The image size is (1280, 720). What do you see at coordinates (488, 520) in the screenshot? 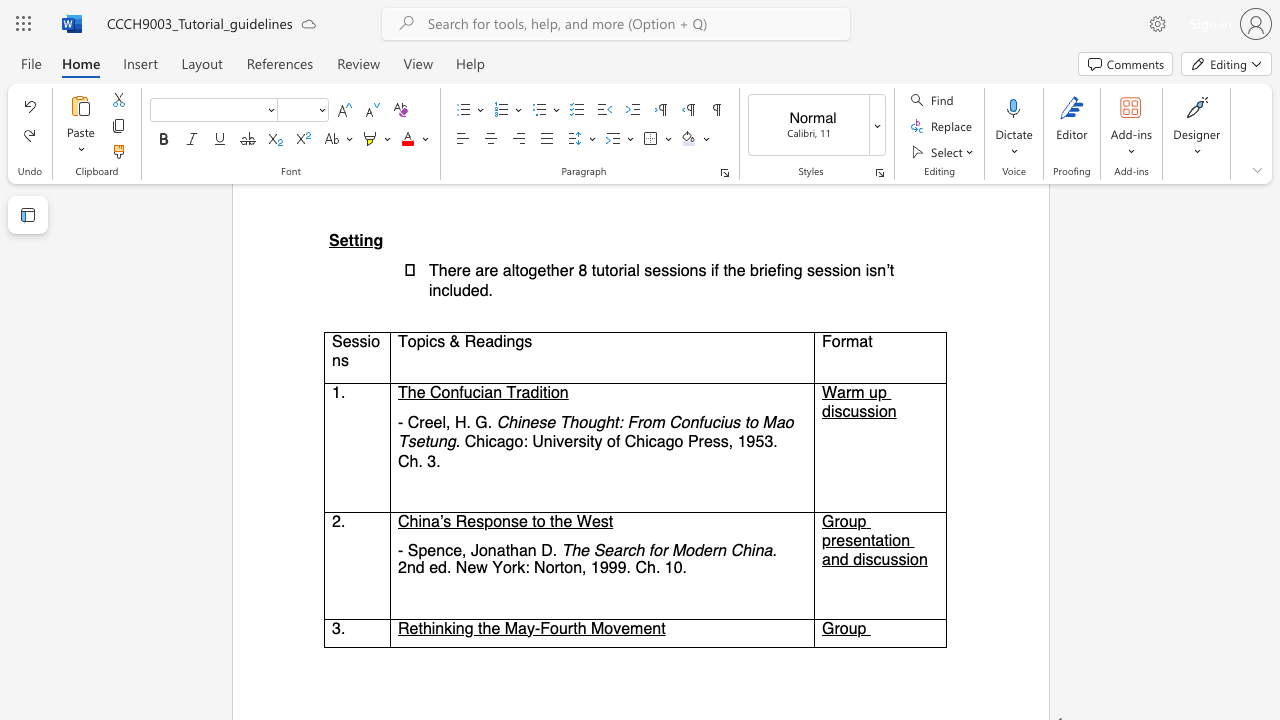
I see `the 1th character "p" in the text` at bounding box center [488, 520].